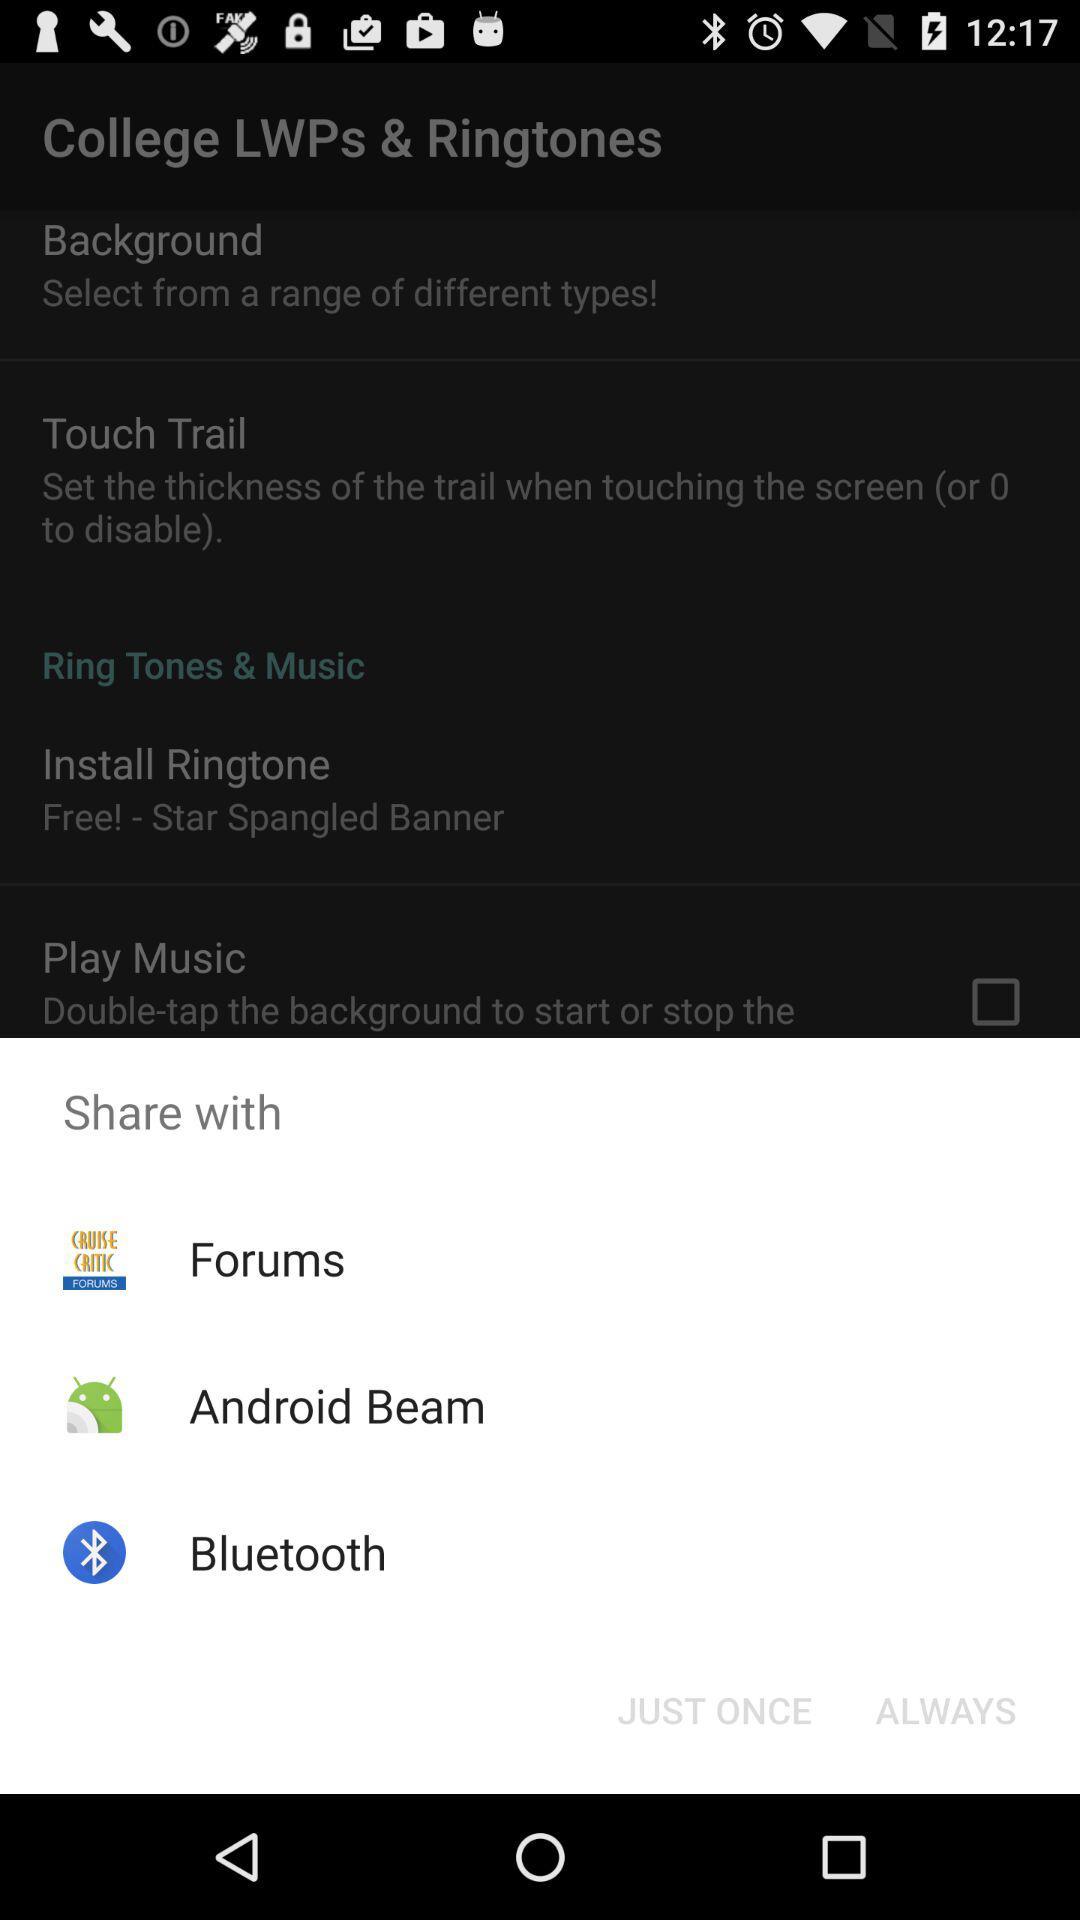 The image size is (1080, 1920). Describe the element at coordinates (336, 1404) in the screenshot. I see `android beam` at that location.